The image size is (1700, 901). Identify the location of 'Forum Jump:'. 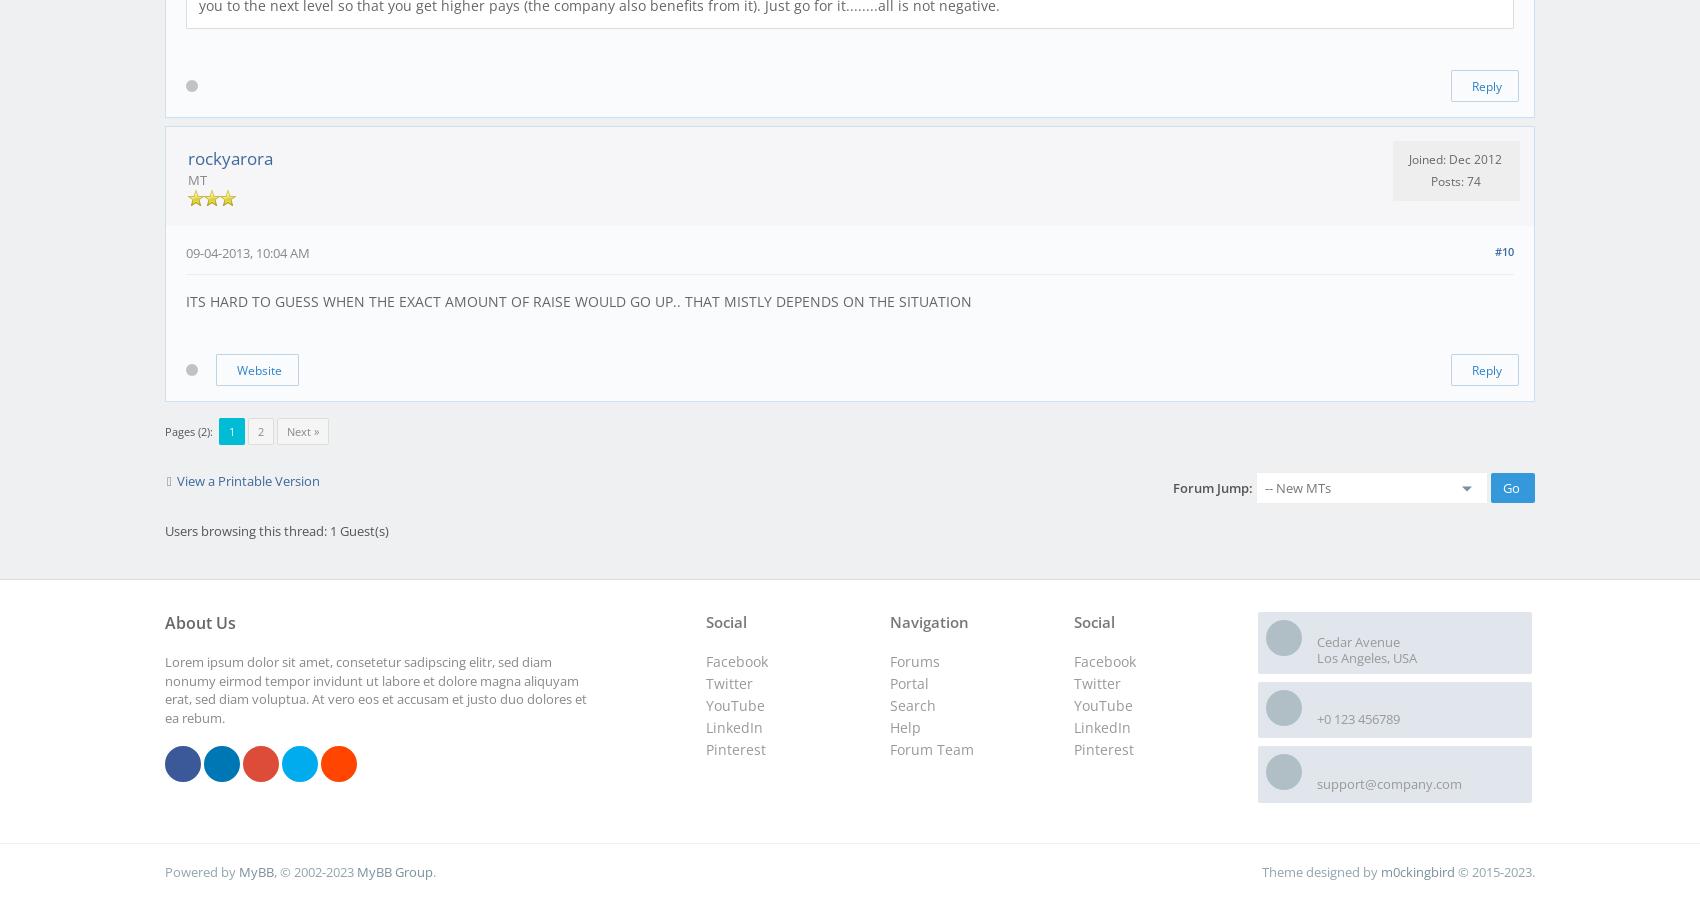
(1211, 486).